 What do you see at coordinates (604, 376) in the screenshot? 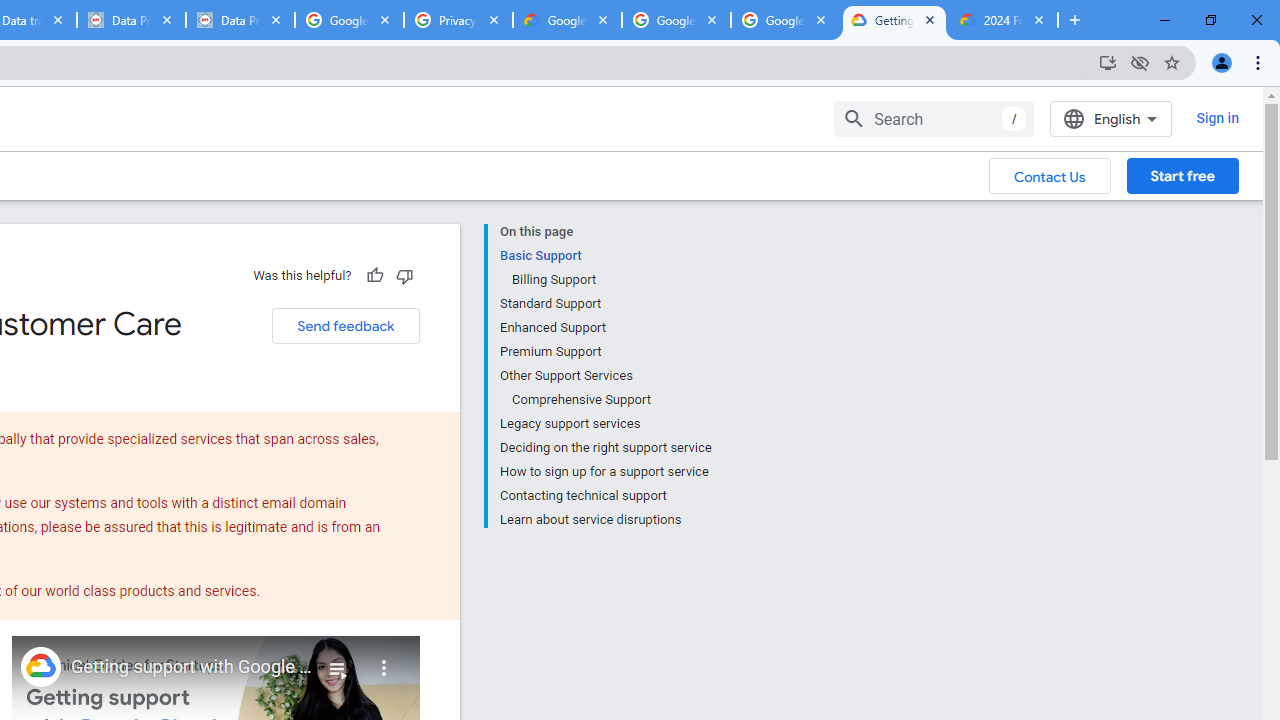
I see `'Other Support Services'` at bounding box center [604, 376].